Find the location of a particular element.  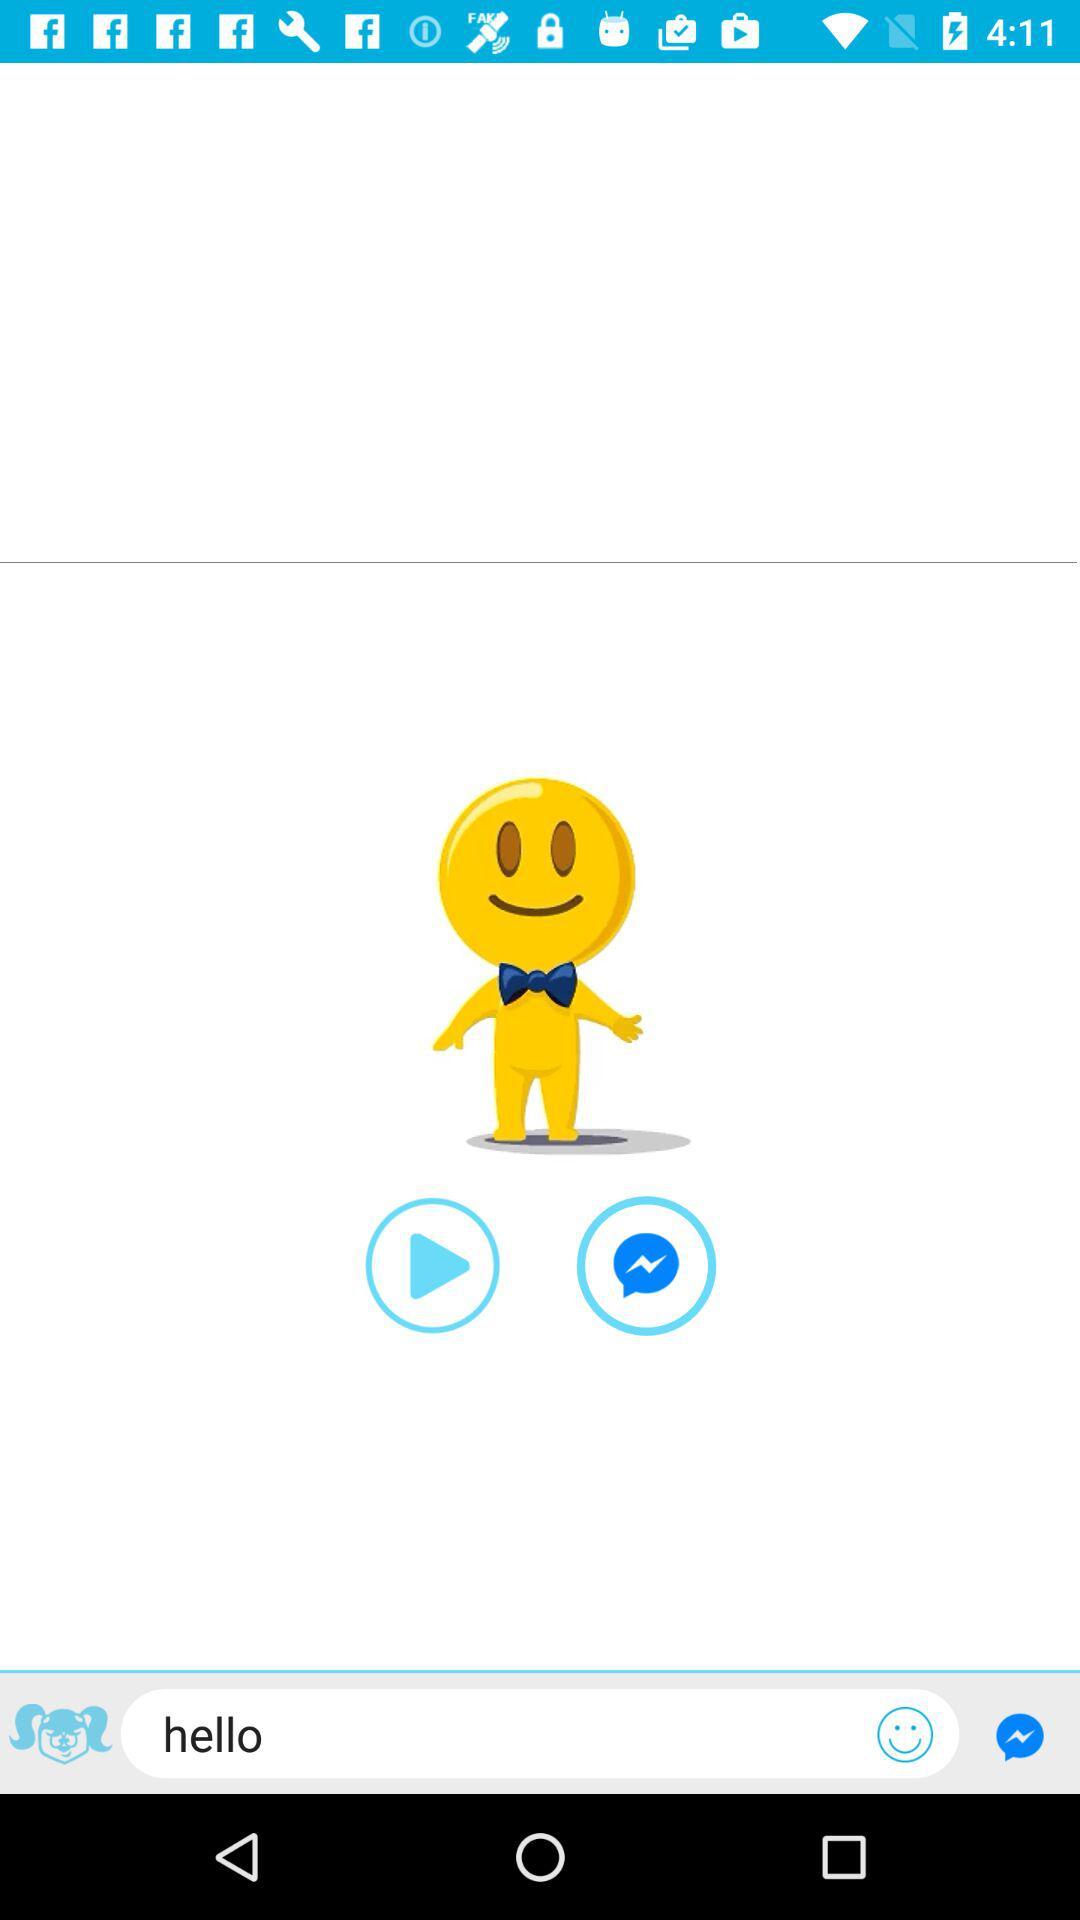

the chat icon is located at coordinates (646, 1265).